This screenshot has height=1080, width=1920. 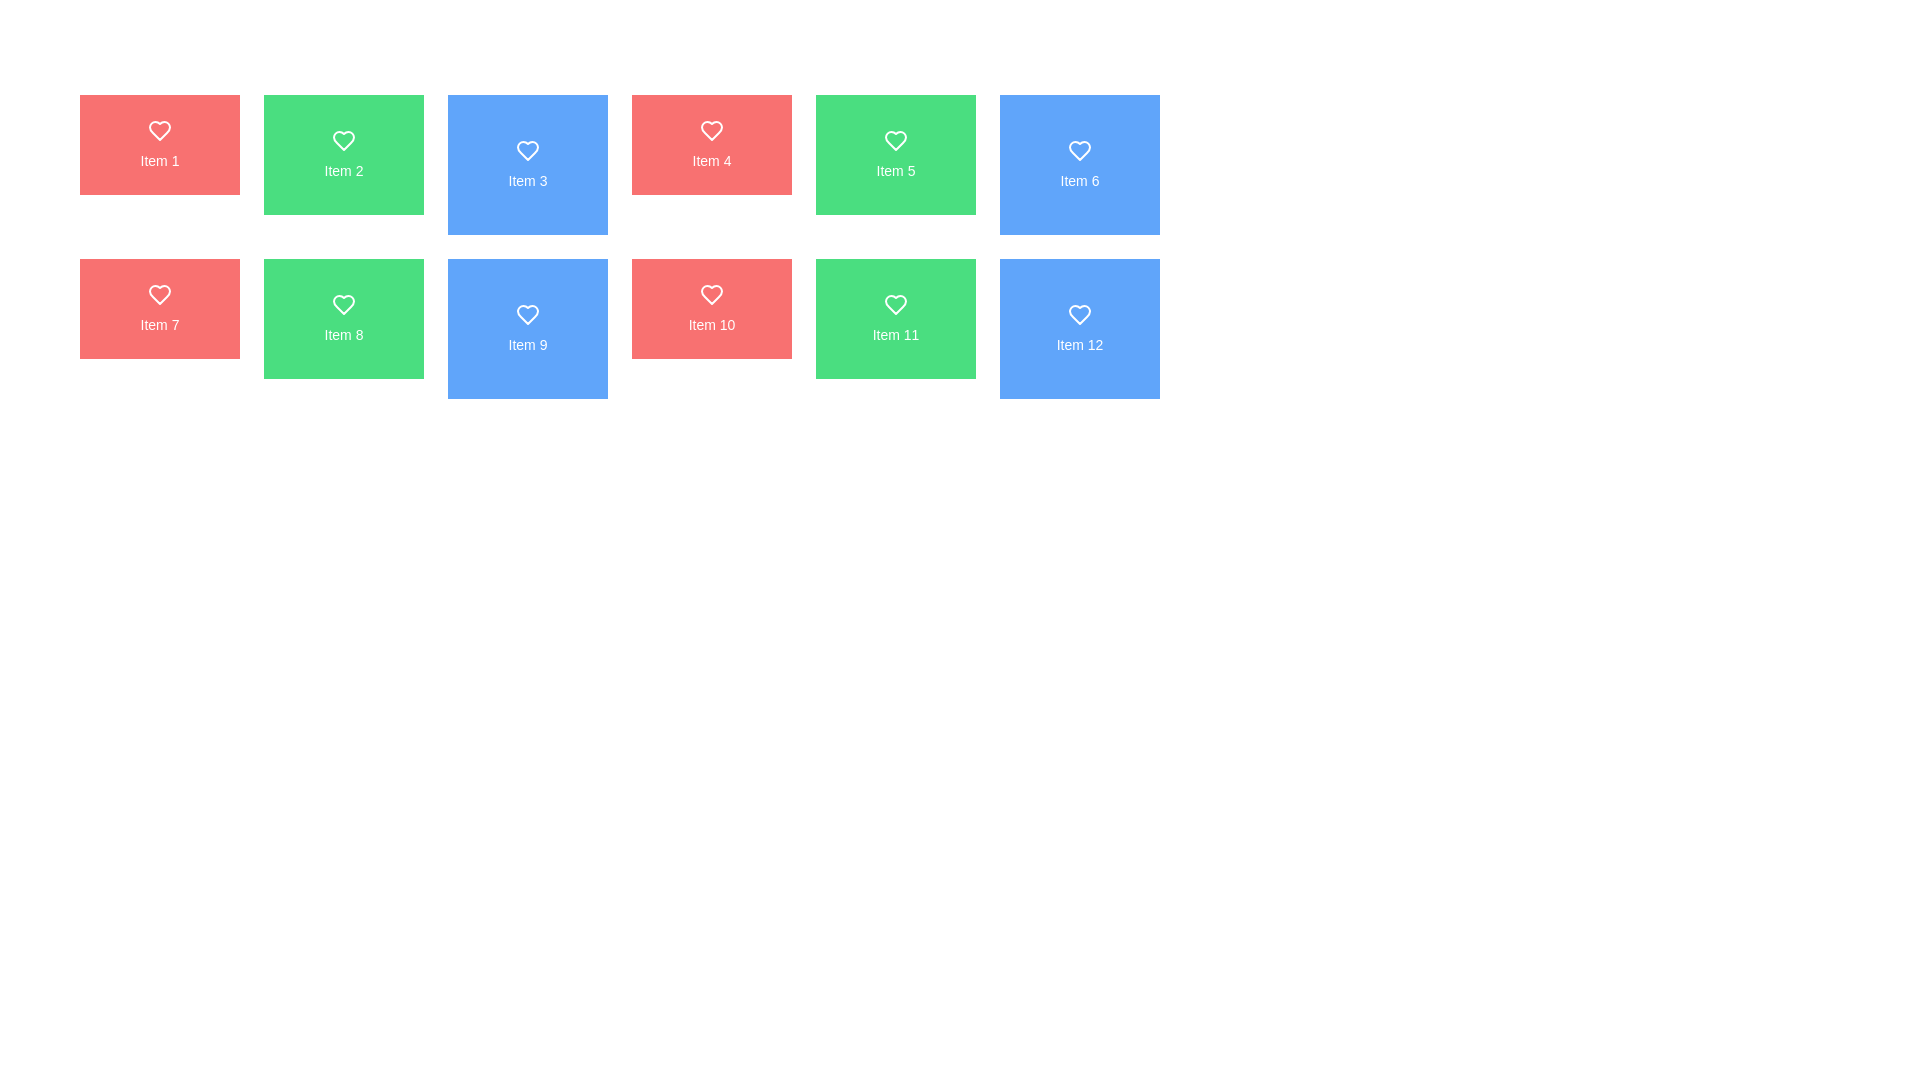 I want to click on the heart-shaped icon, so click(x=528, y=149).